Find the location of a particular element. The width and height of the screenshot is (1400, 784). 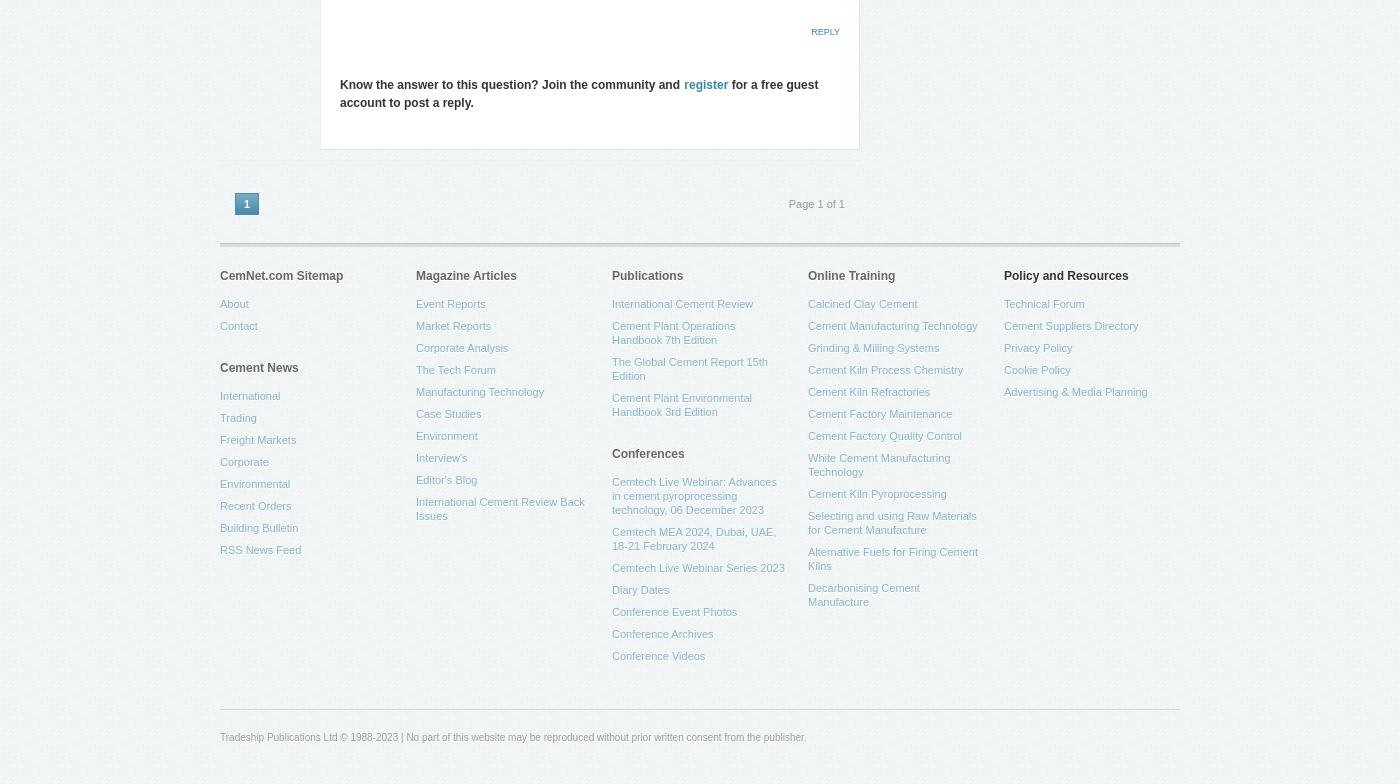

'for a free guest account to post a reply.' is located at coordinates (579, 92).